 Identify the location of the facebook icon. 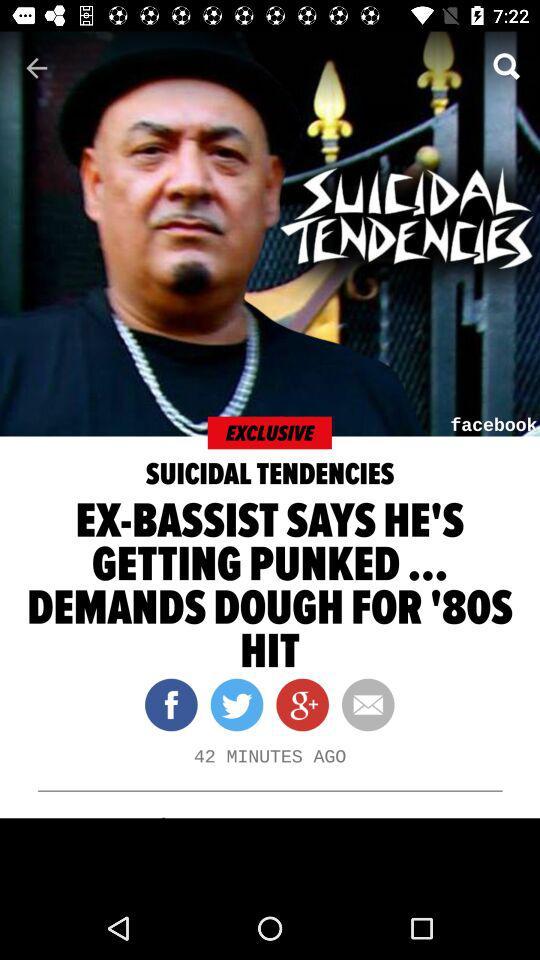
(171, 705).